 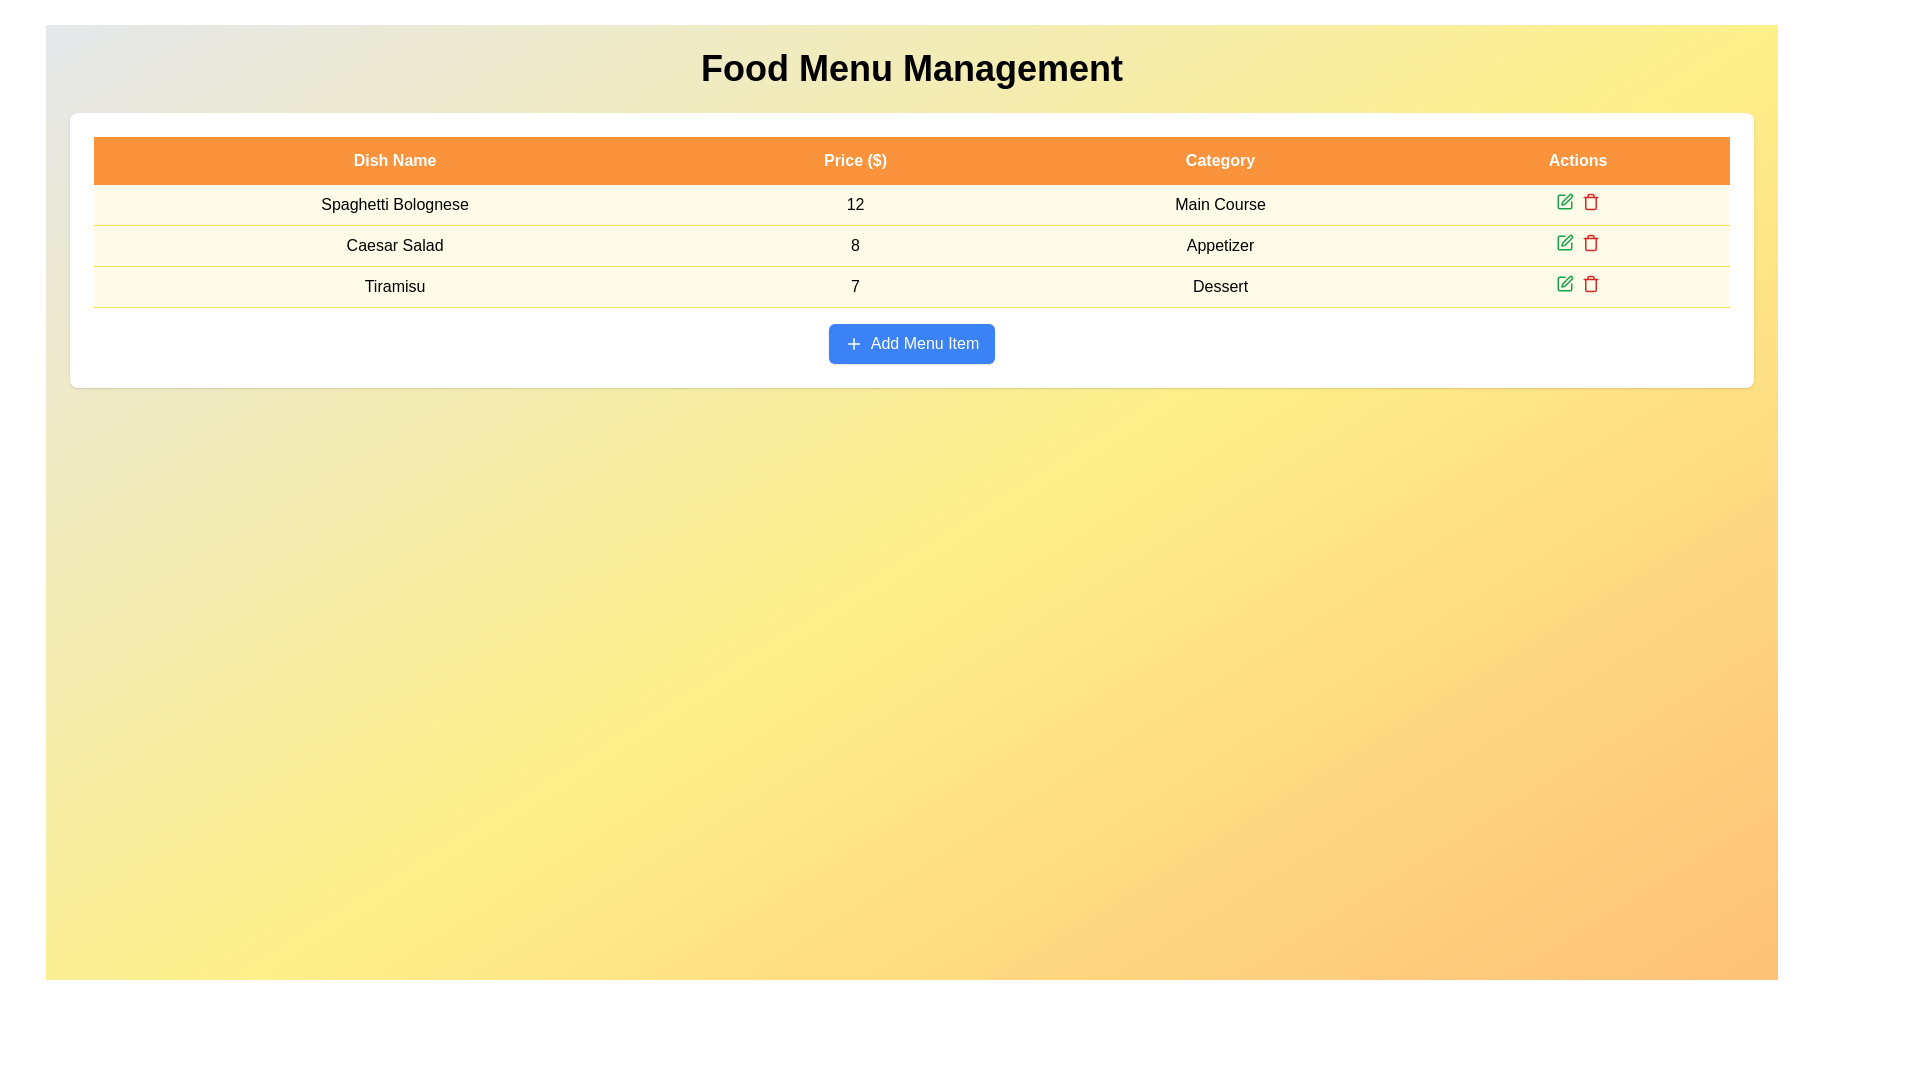 What do you see at coordinates (853, 342) in the screenshot?
I see `the plus icon located to the left of the text 'Add Menu Item' within the blue rectangular button at the bottom of the interface` at bounding box center [853, 342].